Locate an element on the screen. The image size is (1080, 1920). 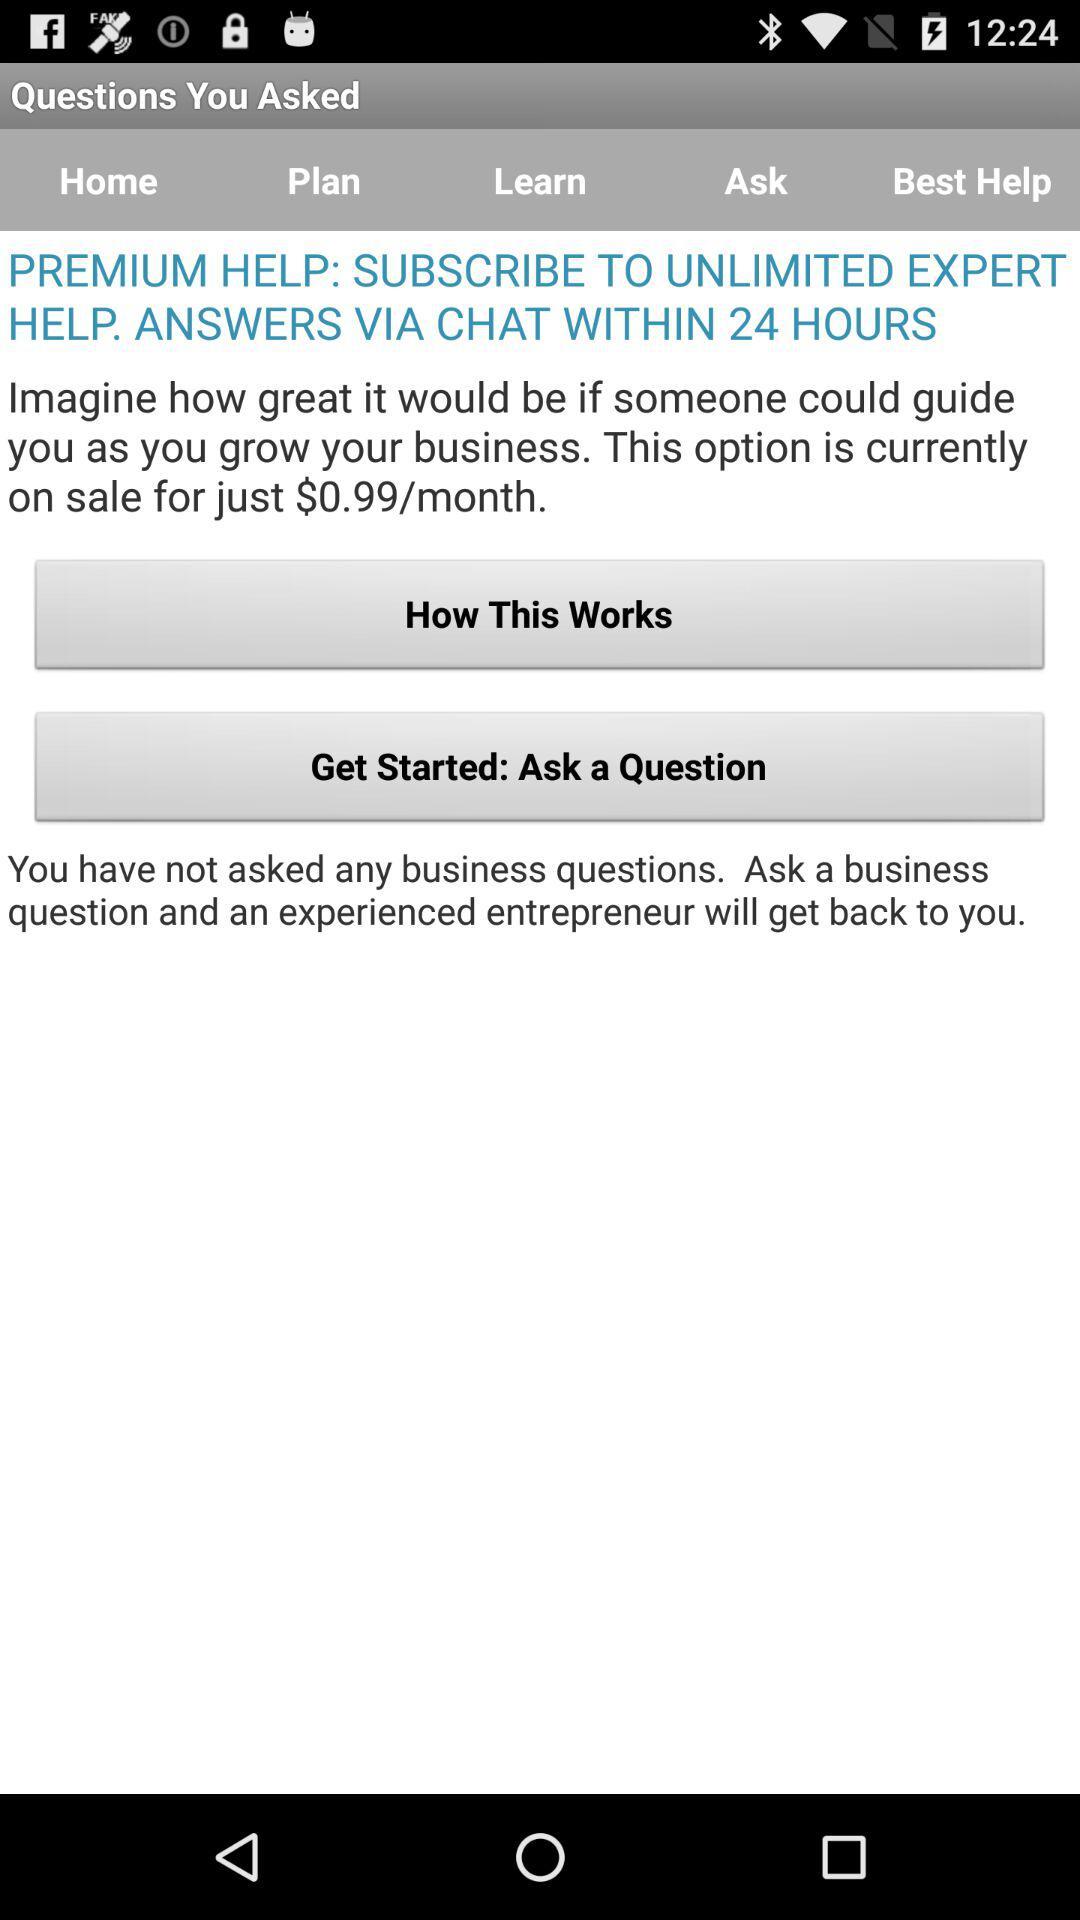
button next to plan button is located at coordinates (108, 180).